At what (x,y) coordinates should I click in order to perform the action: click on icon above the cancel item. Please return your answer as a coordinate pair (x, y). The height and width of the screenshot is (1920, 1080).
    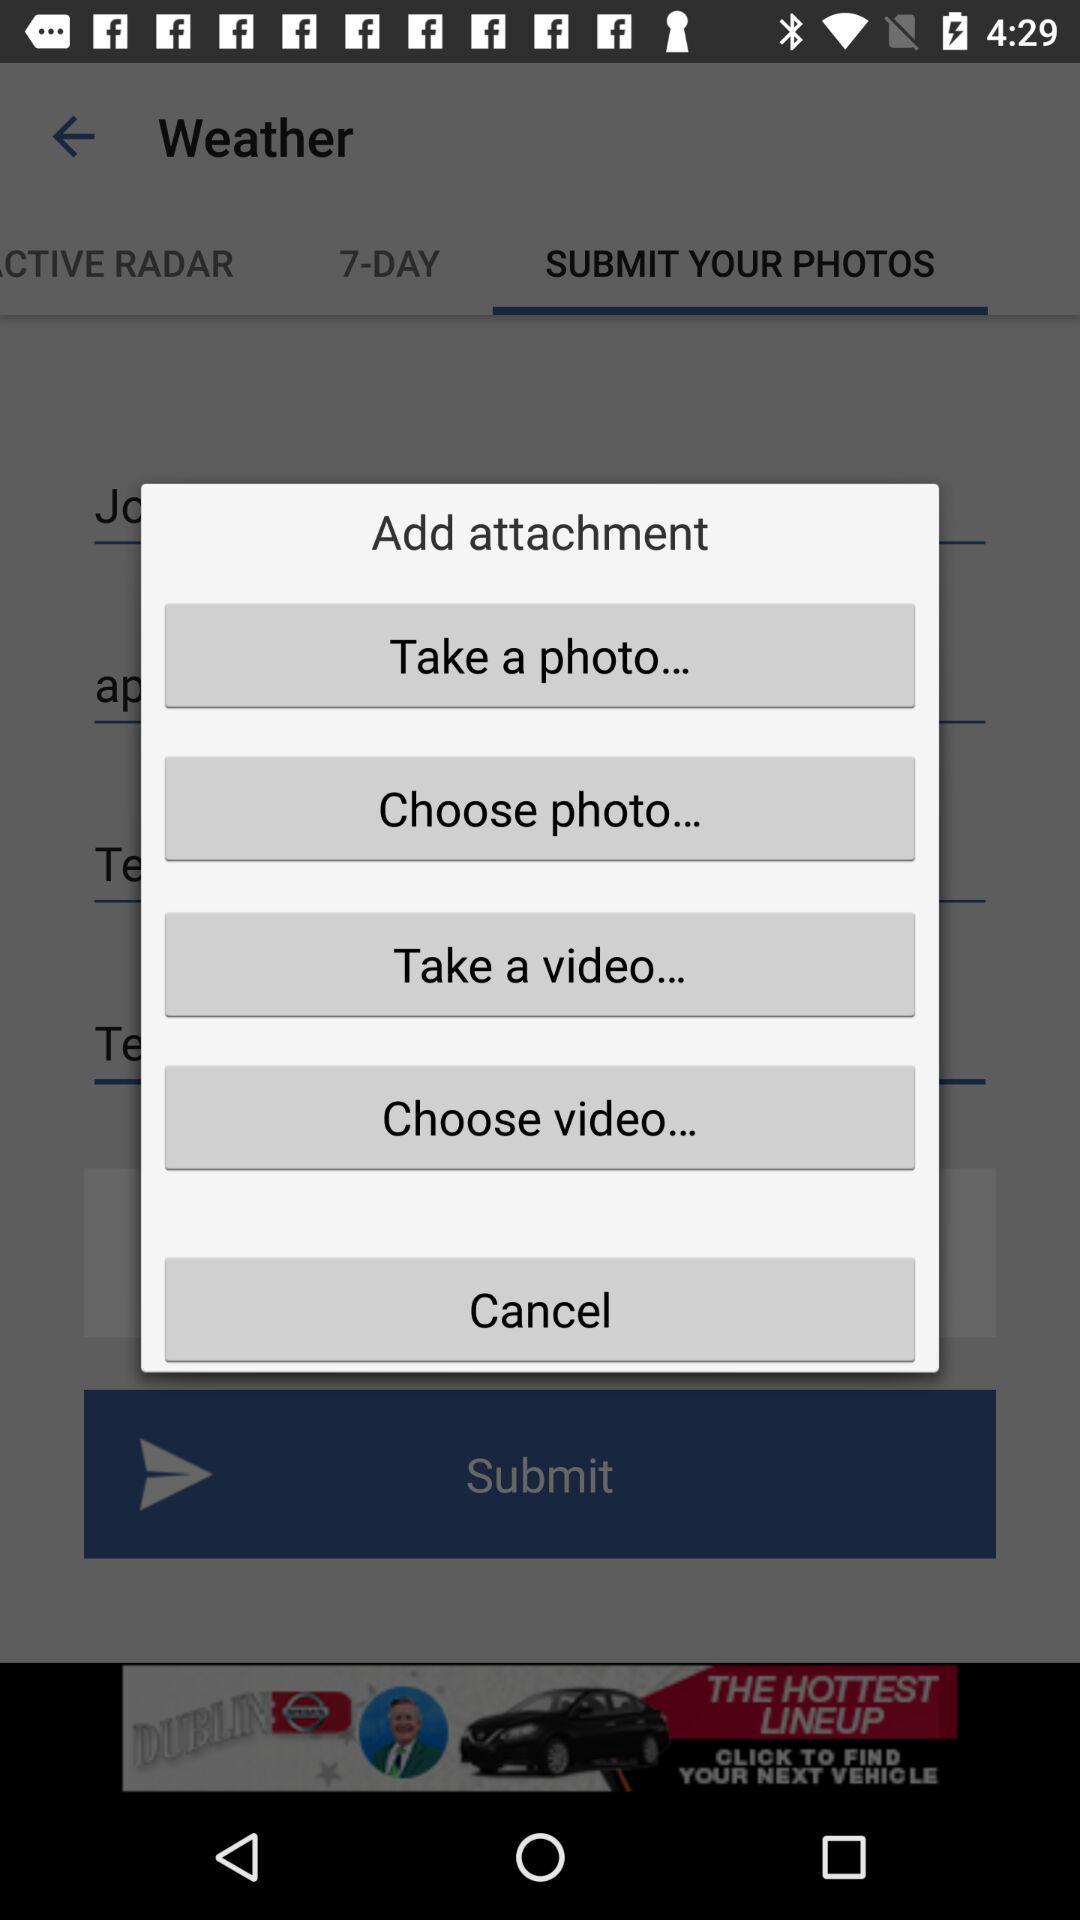
    Looking at the image, I should click on (540, 1116).